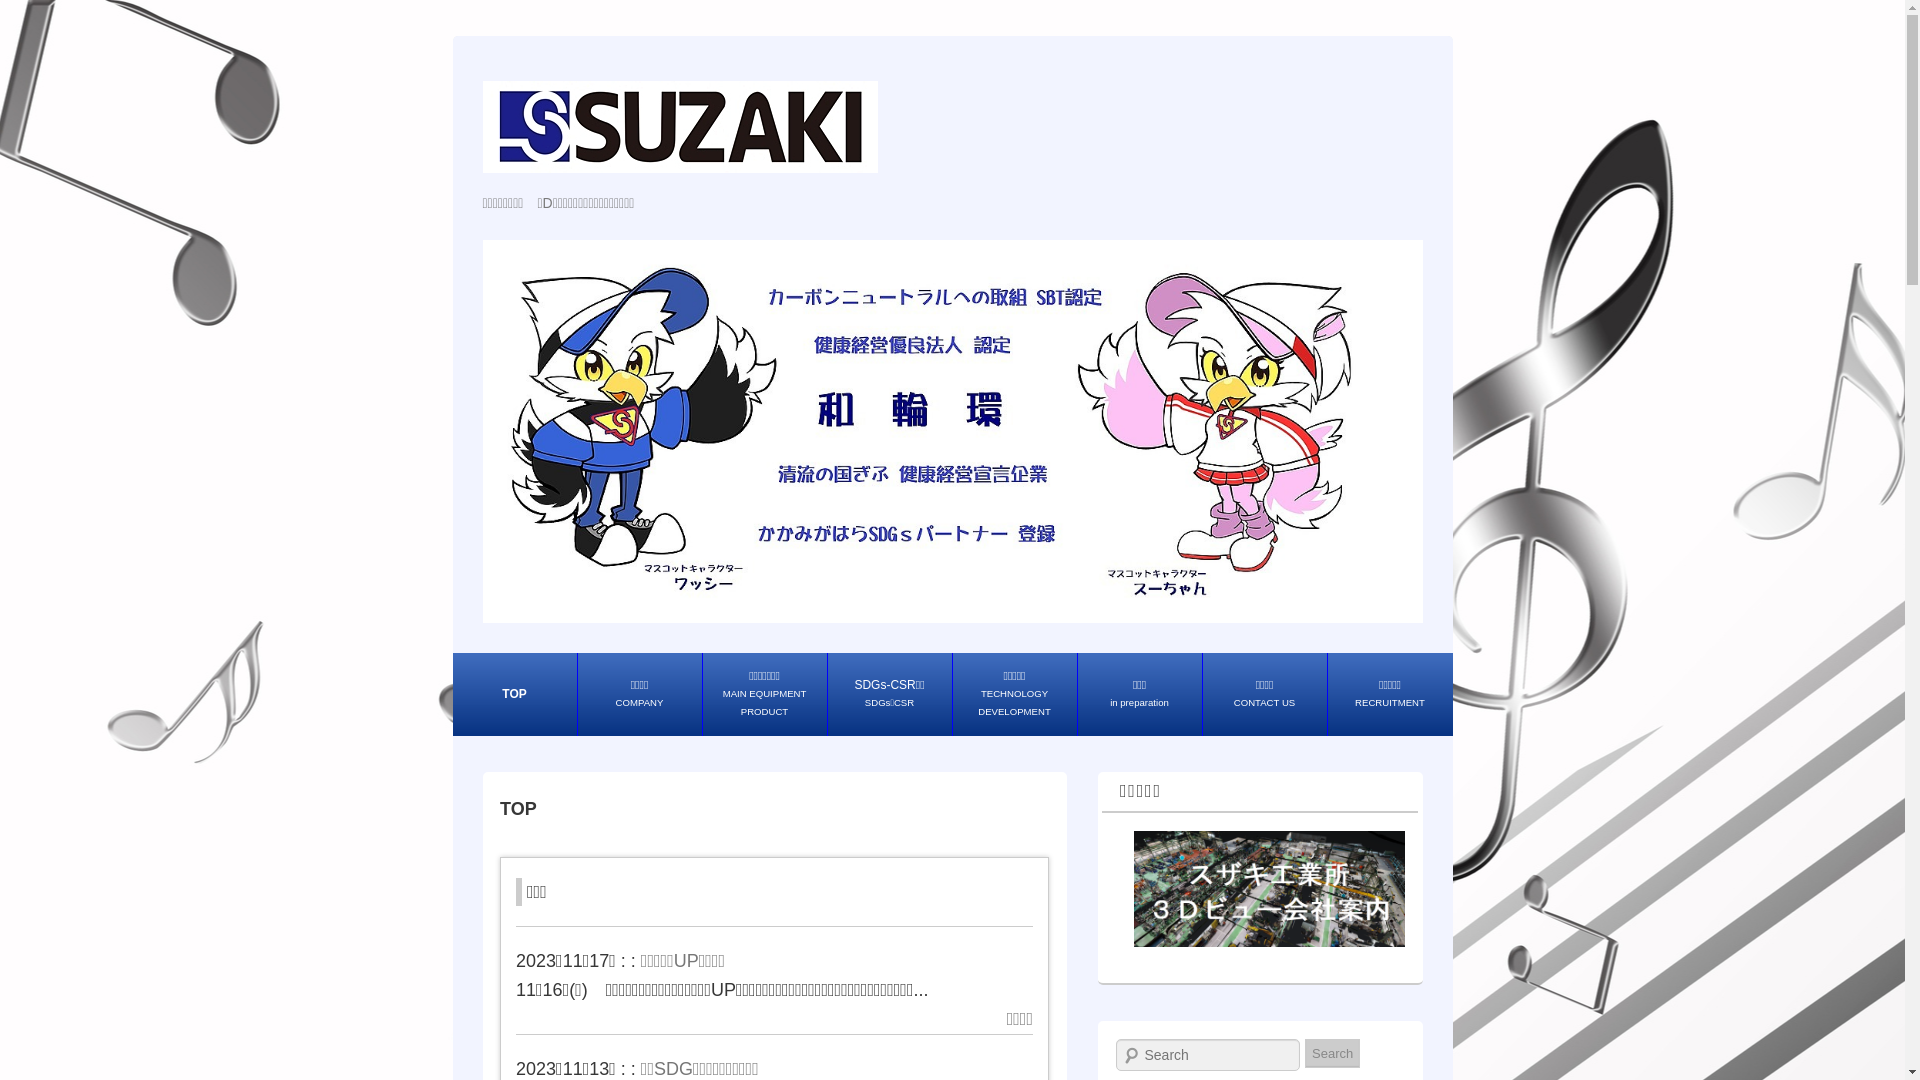 The width and height of the screenshot is (1920, 1080). What do you see at coordinates (1332, 1052) in the screenshot?
I see `'Search'` at bounding box center [1332, 1052].